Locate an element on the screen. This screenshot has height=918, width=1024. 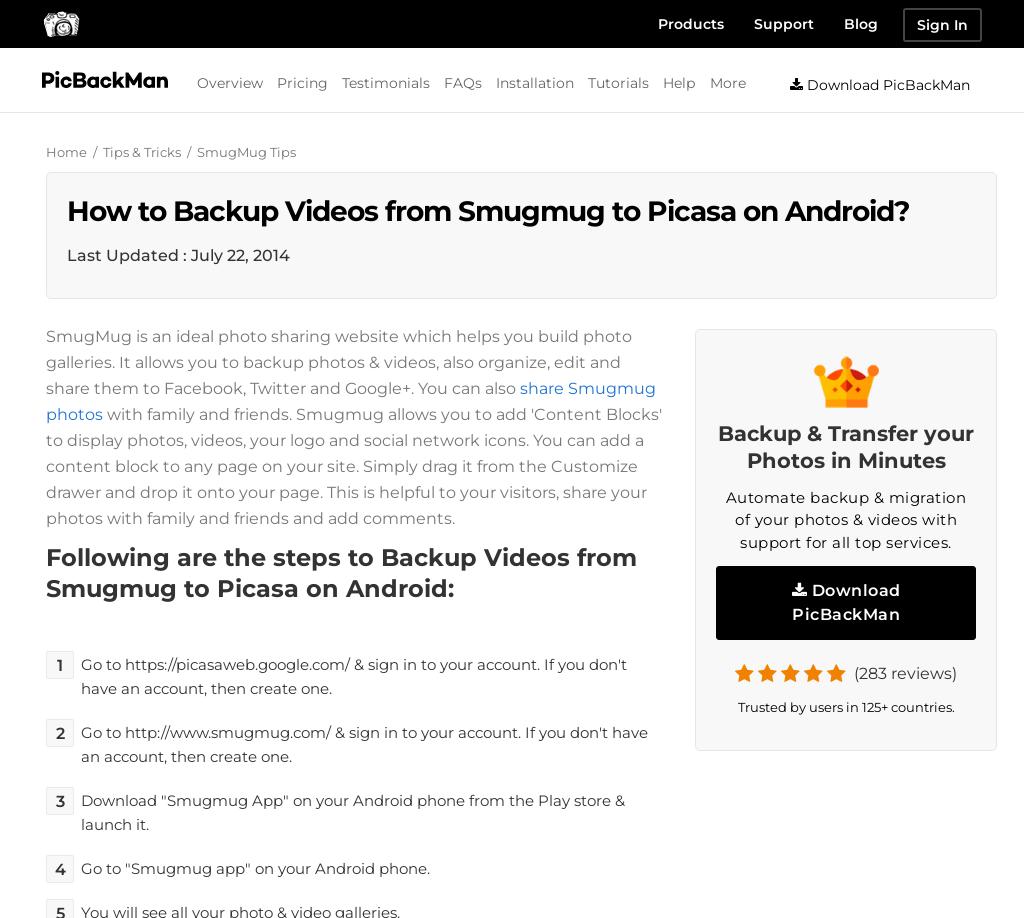
'Blog' is located at coordinates (860, 23).